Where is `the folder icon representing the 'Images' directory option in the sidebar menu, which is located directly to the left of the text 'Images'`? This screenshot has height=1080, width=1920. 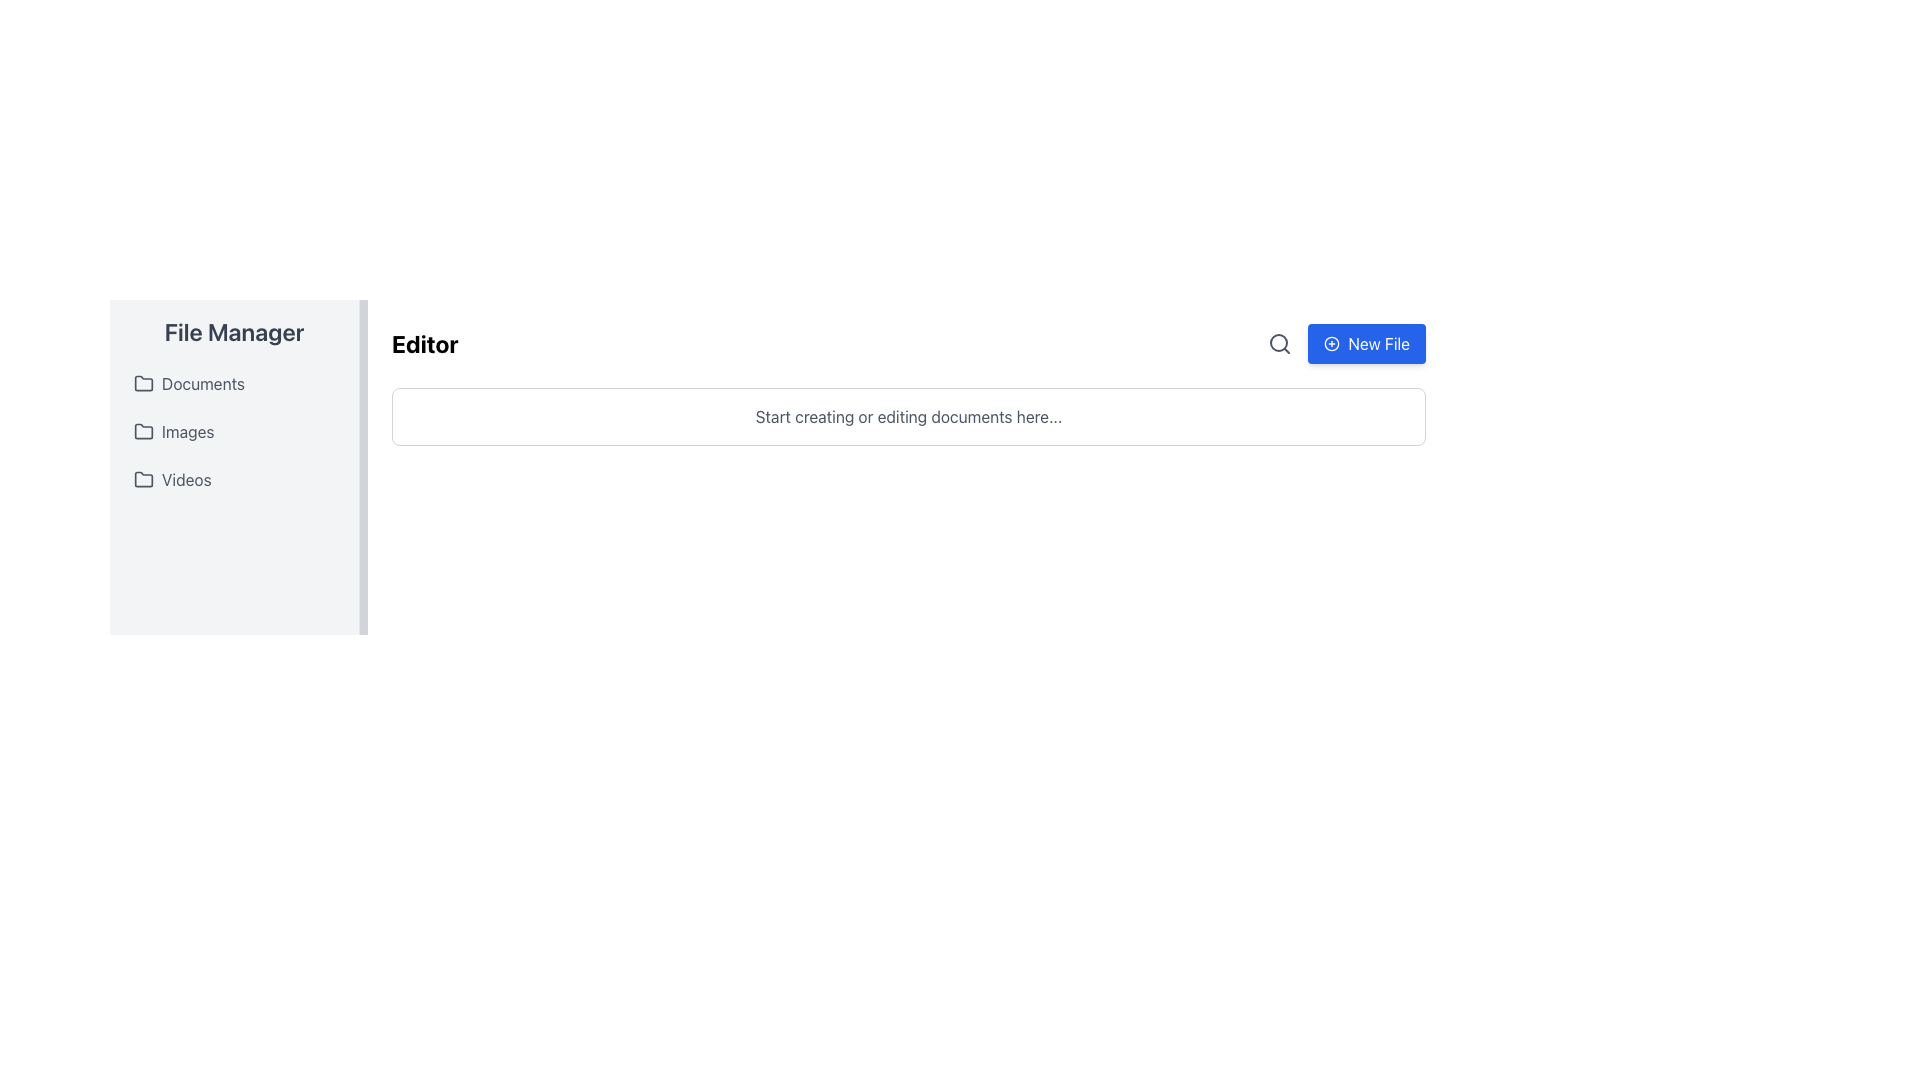 the folder icon representing the 'Images' directory option in the sidebar menu, which is located directly to the left of the text 'Images' is located at coordinates (143, 431).